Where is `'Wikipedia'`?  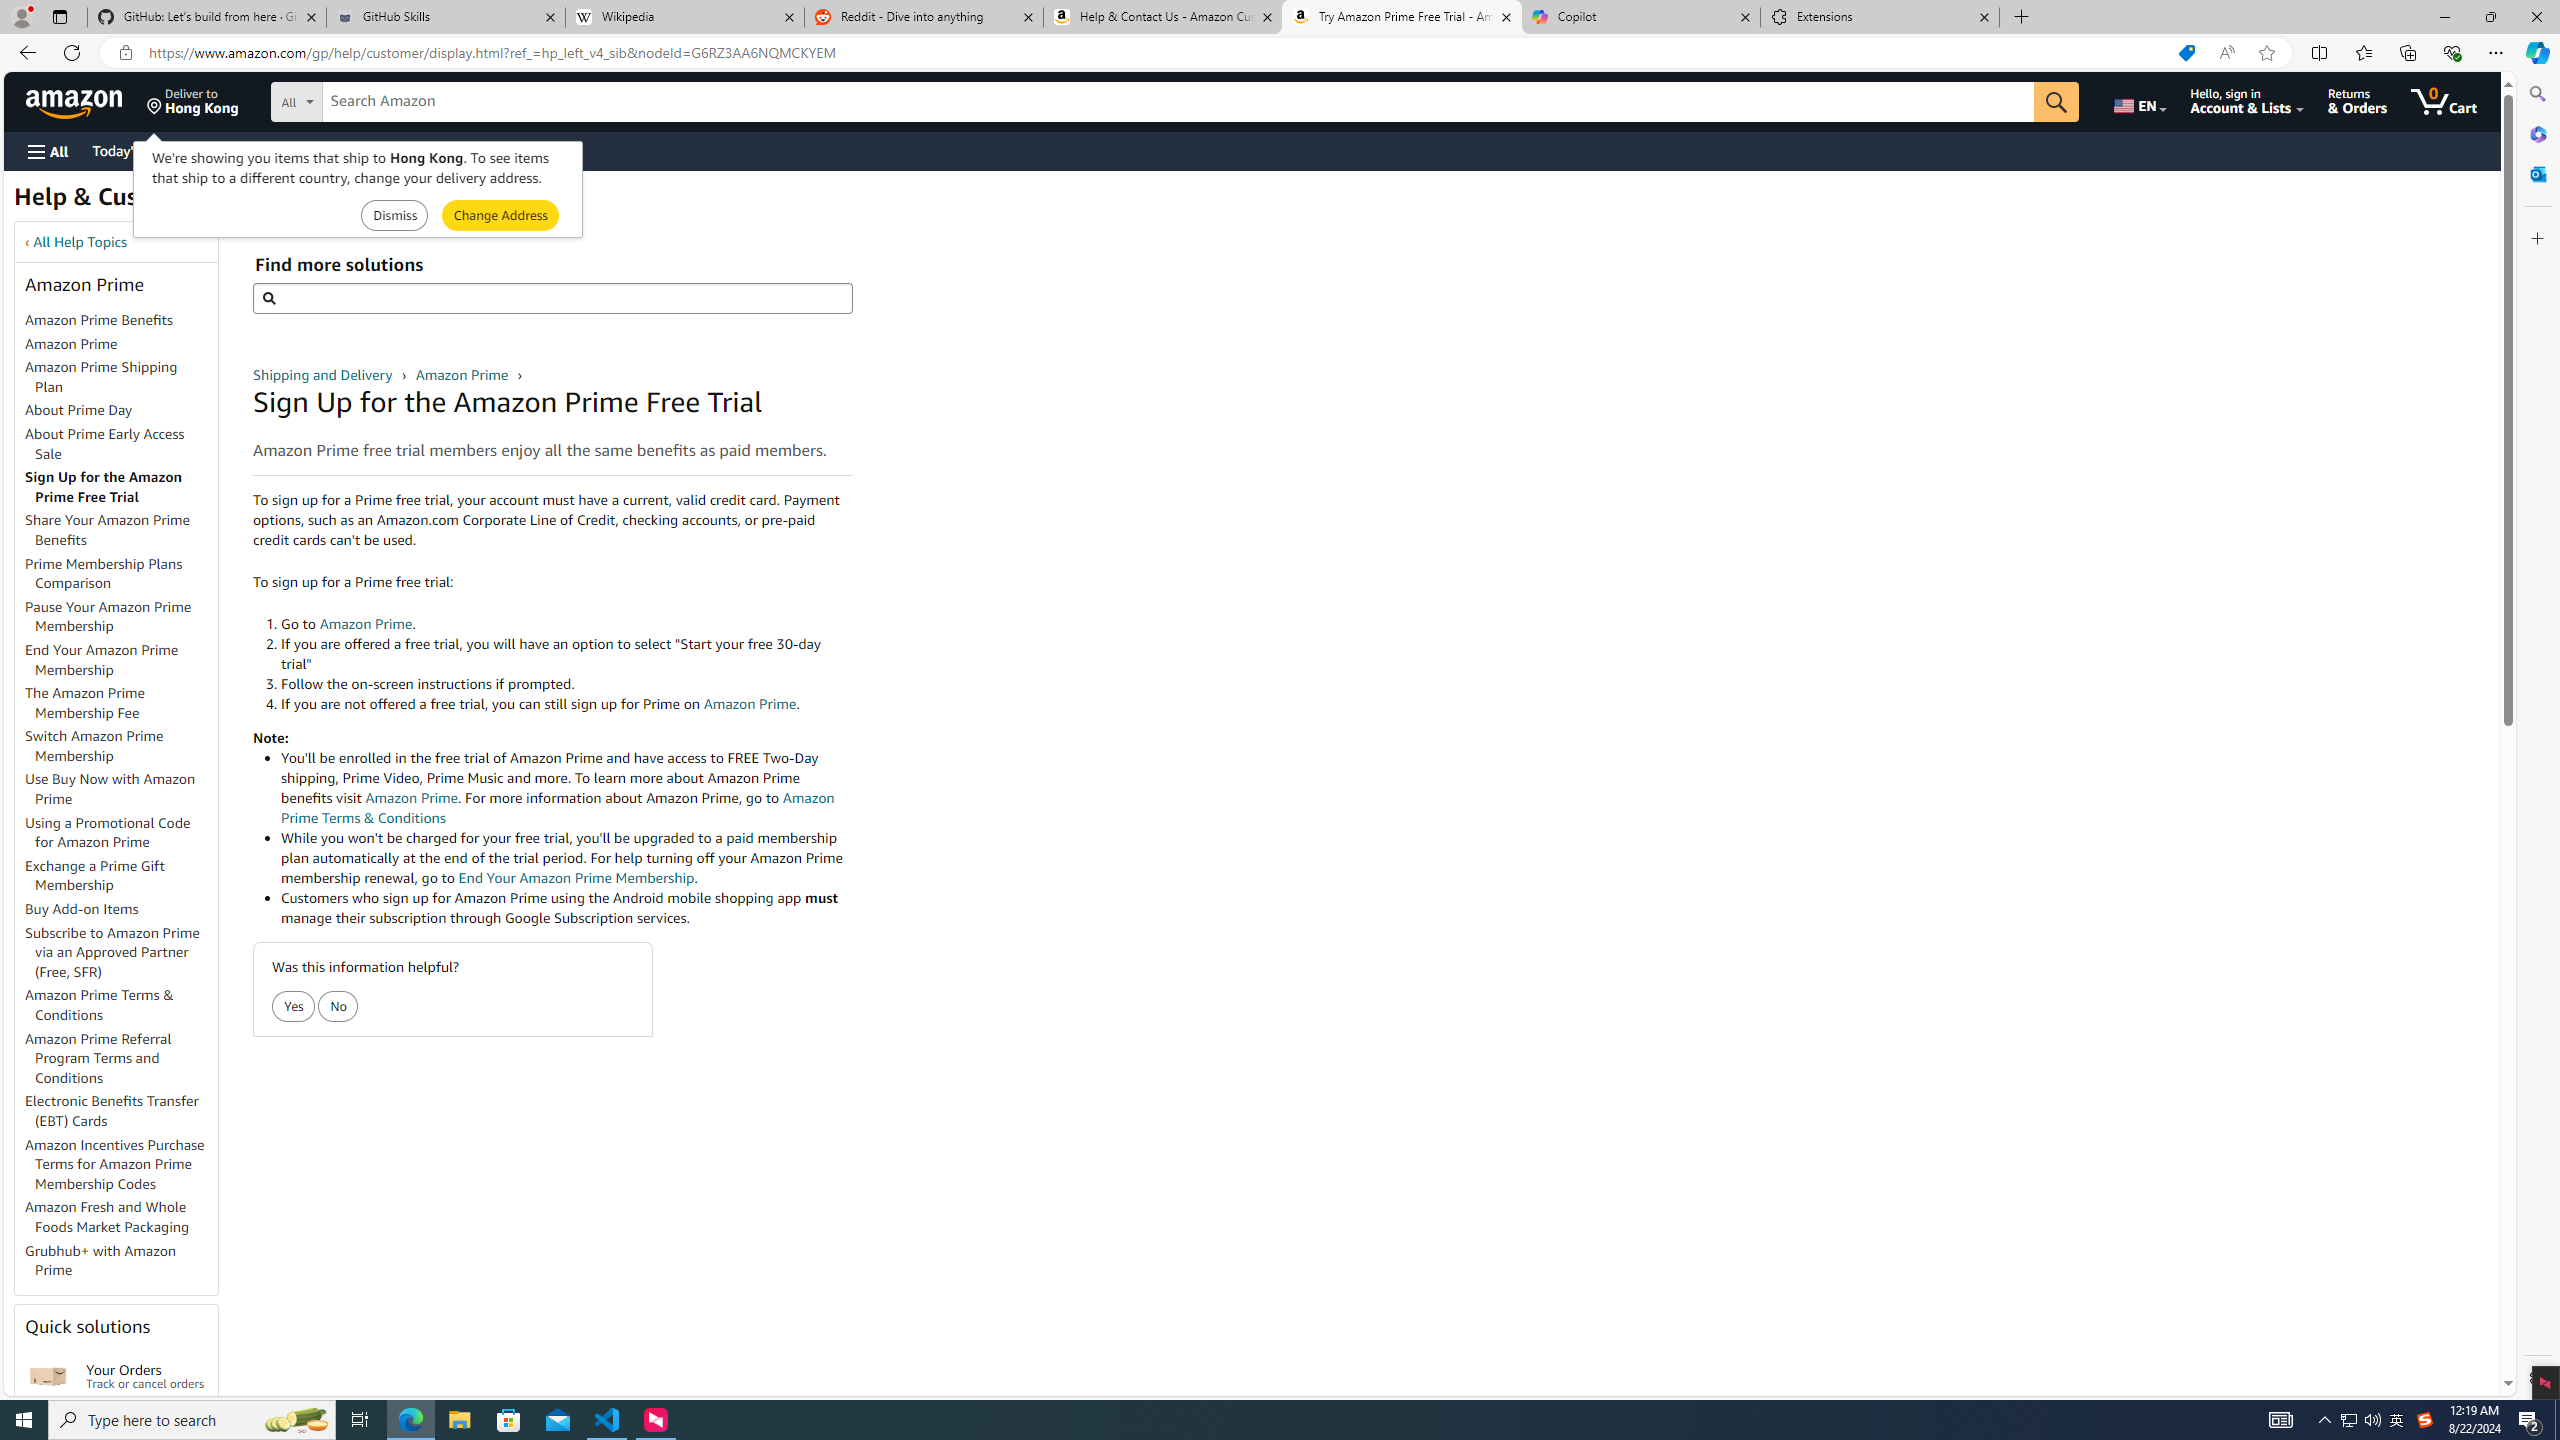
'Wikipedia' is located at coordinates (685, 16).